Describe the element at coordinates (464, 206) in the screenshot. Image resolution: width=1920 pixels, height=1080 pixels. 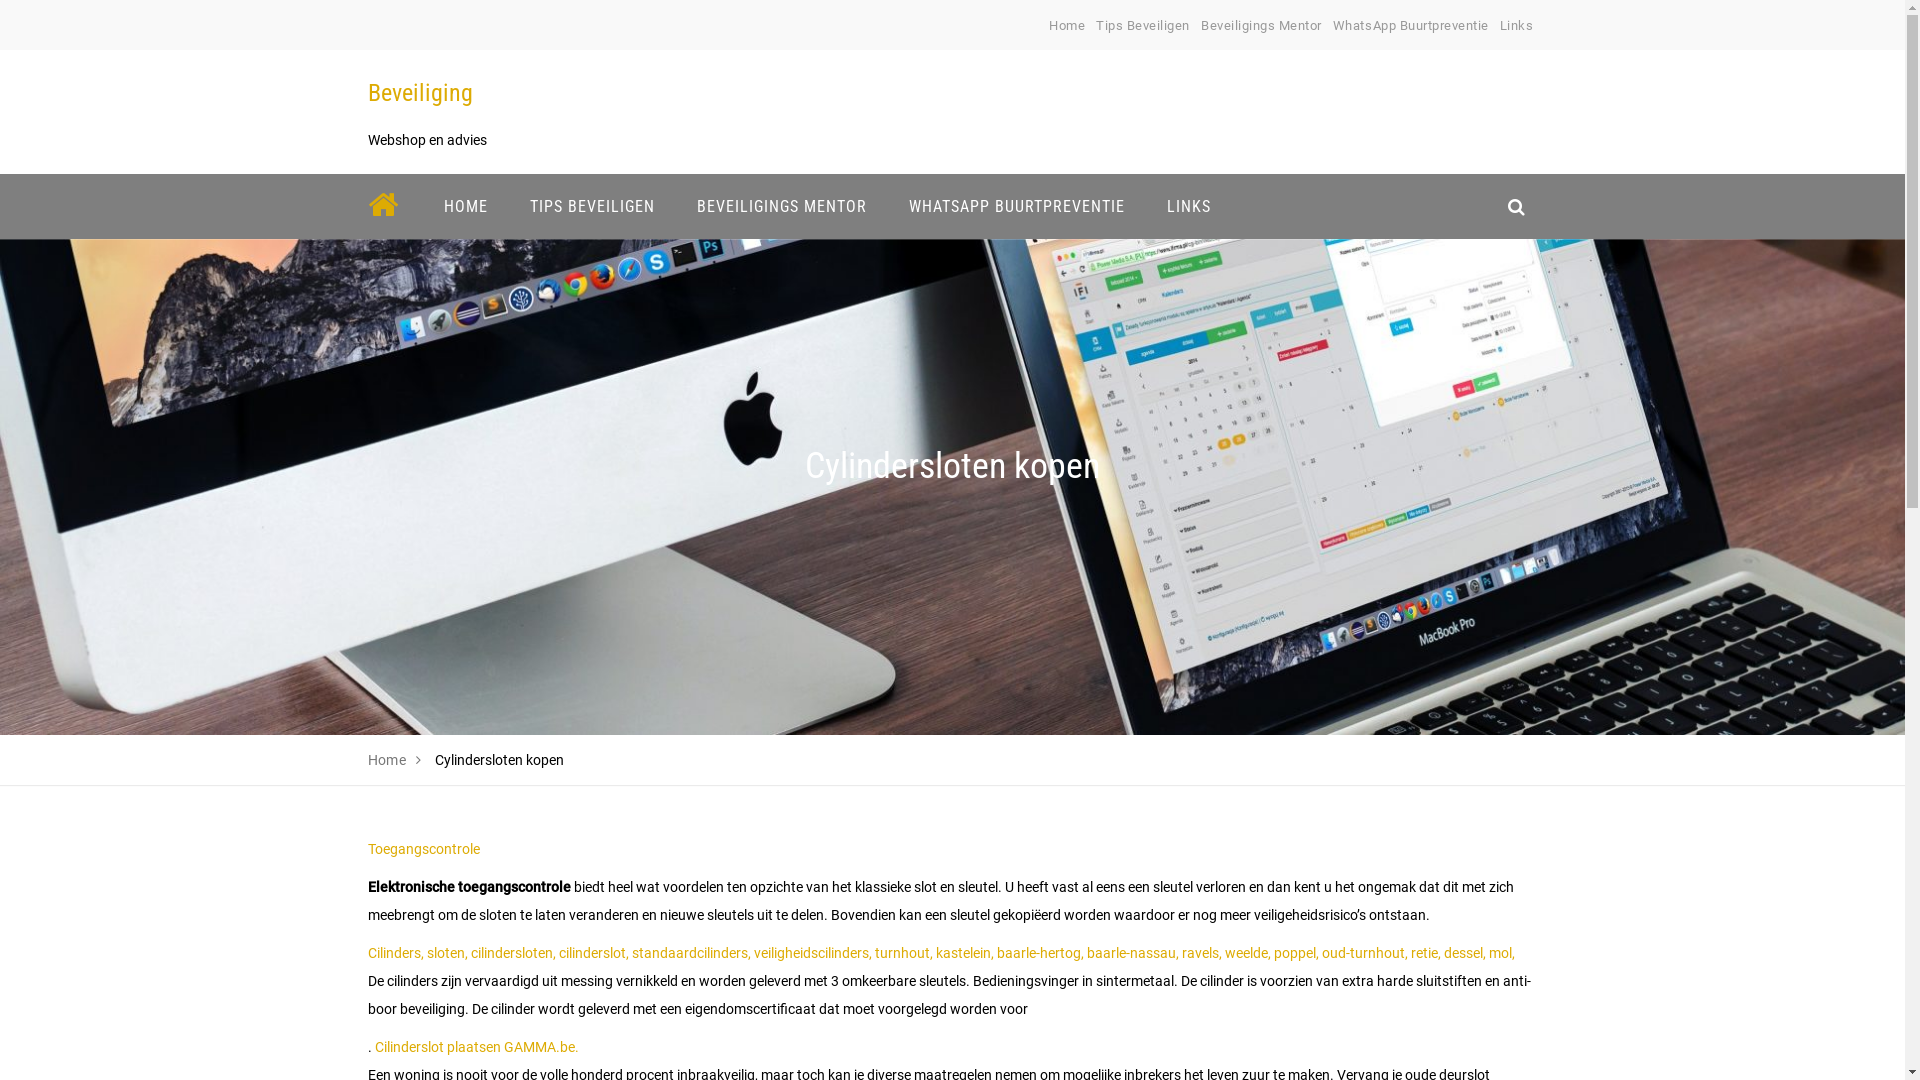
I see `'HOME'` at that location.